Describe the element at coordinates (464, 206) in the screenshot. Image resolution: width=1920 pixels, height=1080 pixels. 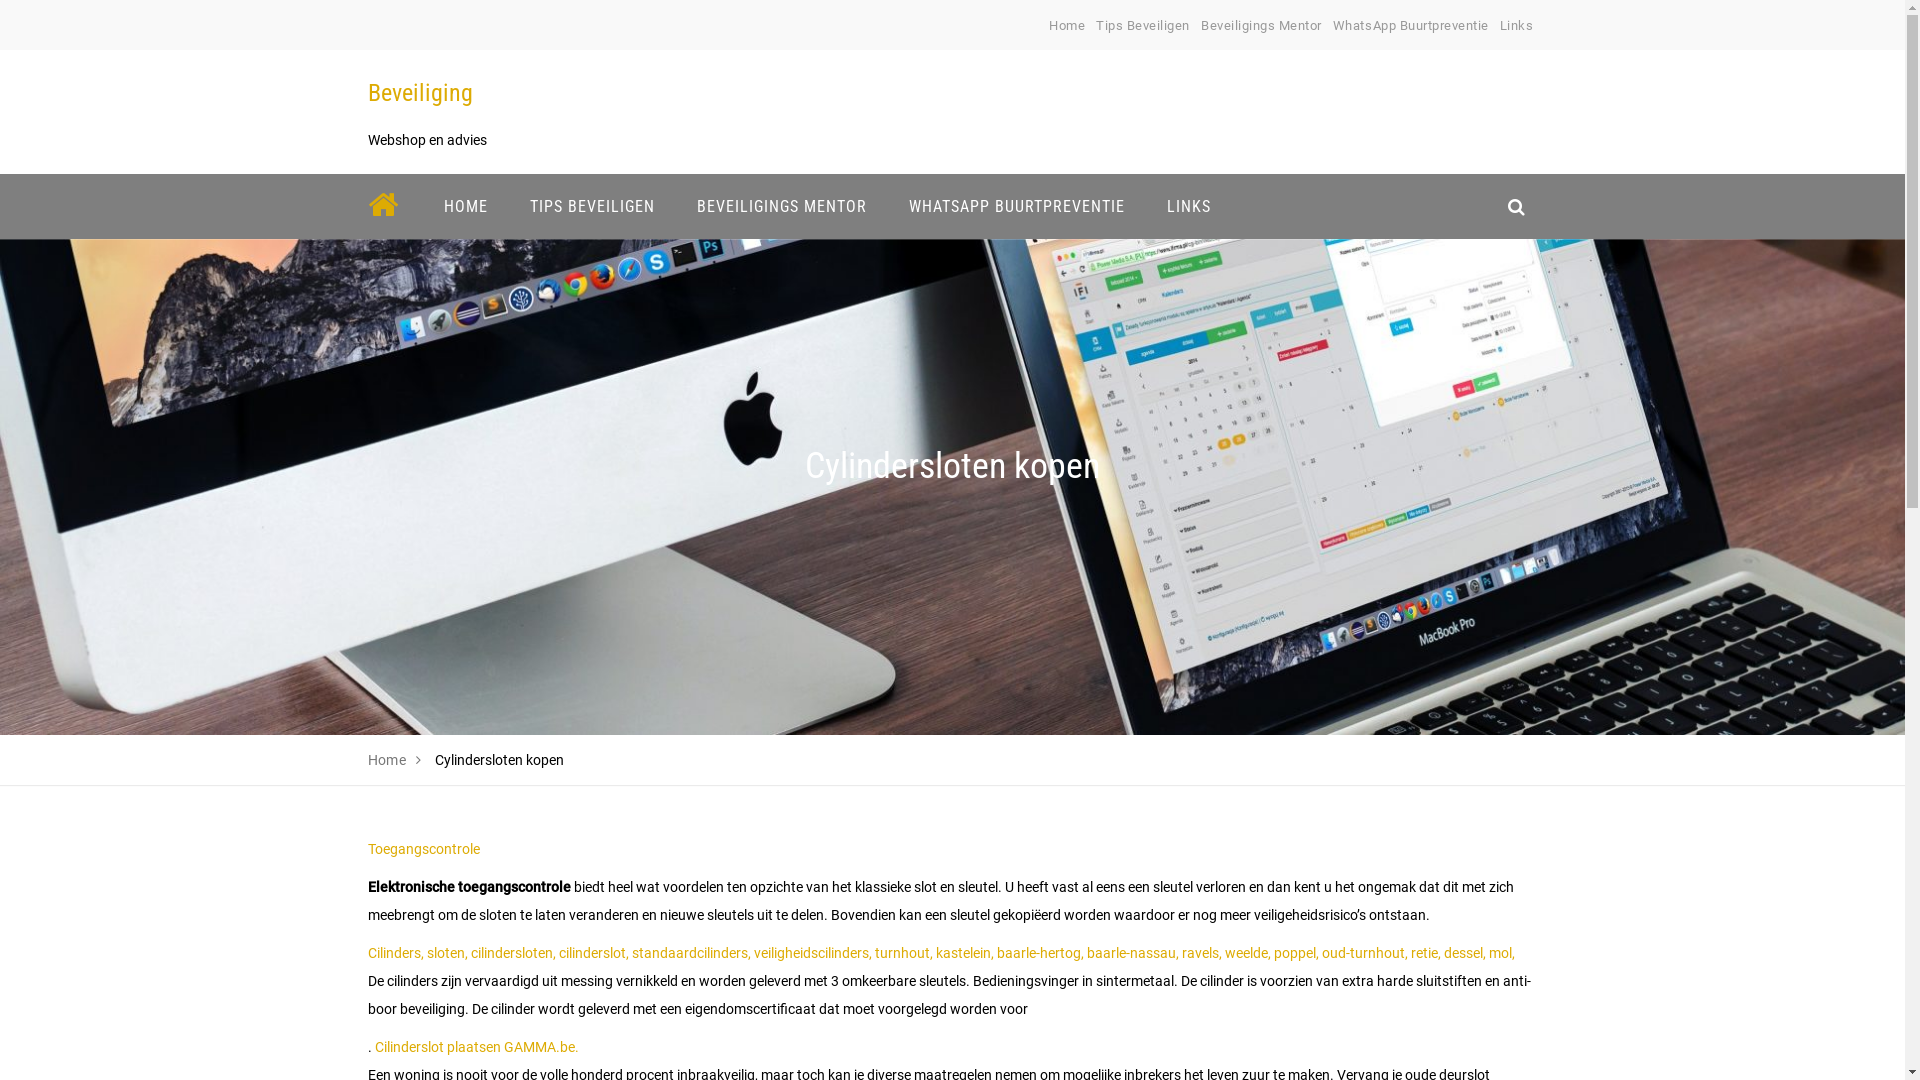
I see `'HOME'` at that location.